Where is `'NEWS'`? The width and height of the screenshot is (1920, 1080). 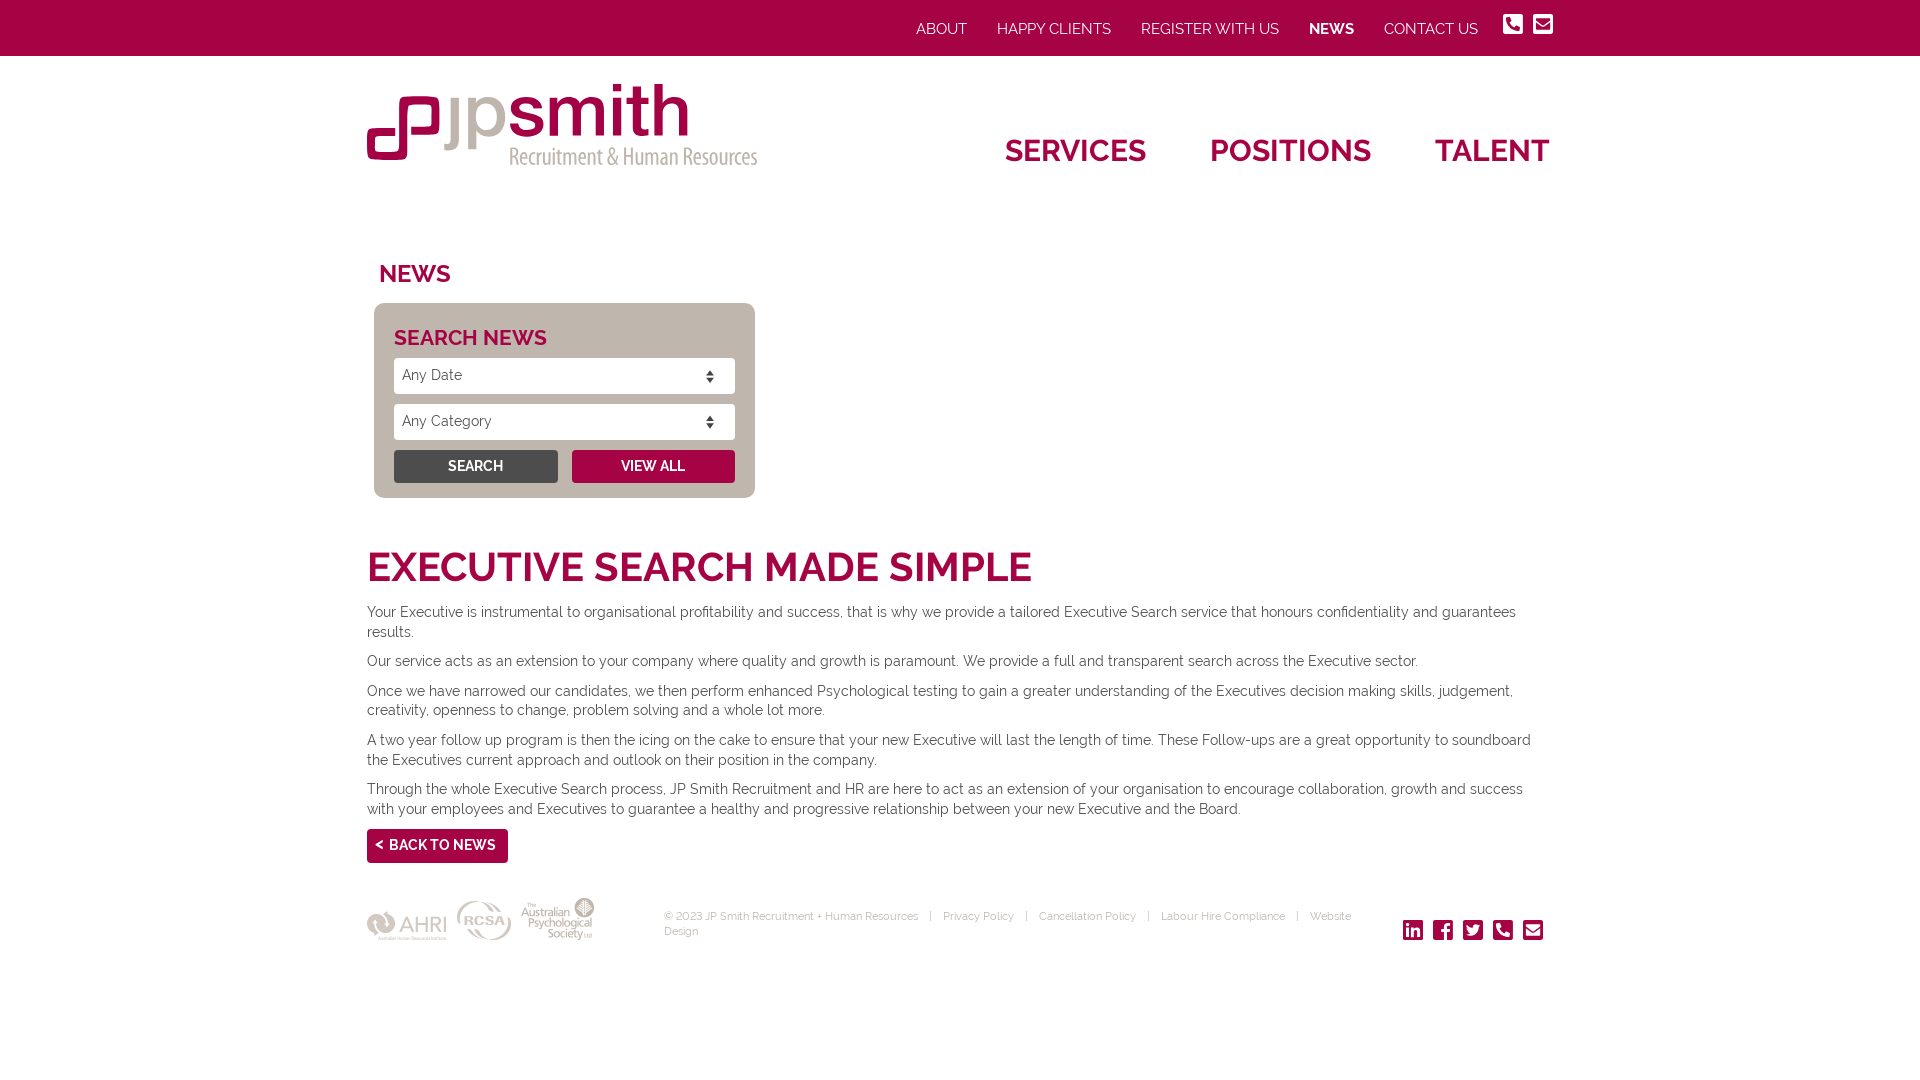 'NEWS' is located at coordinates (1294, 29).